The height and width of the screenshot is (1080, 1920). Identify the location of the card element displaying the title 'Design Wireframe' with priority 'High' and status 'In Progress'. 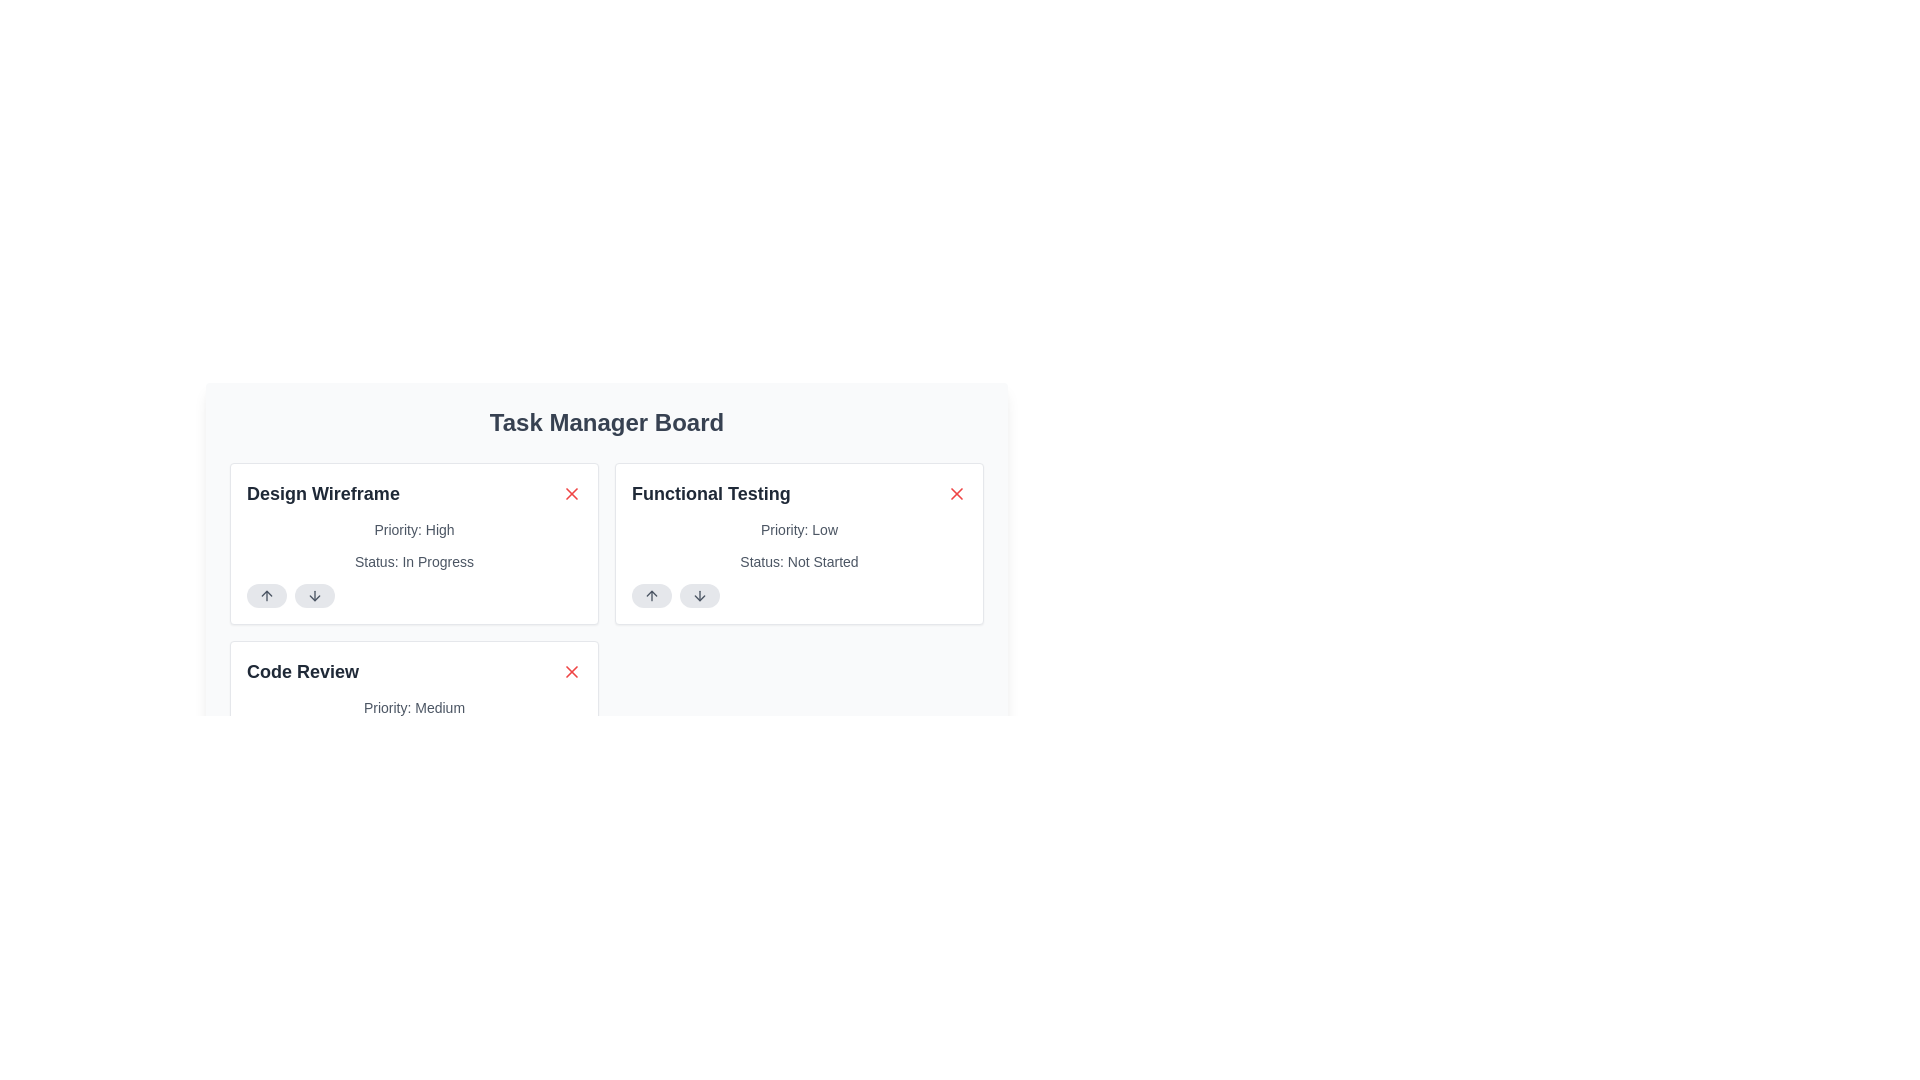
(413, 543).